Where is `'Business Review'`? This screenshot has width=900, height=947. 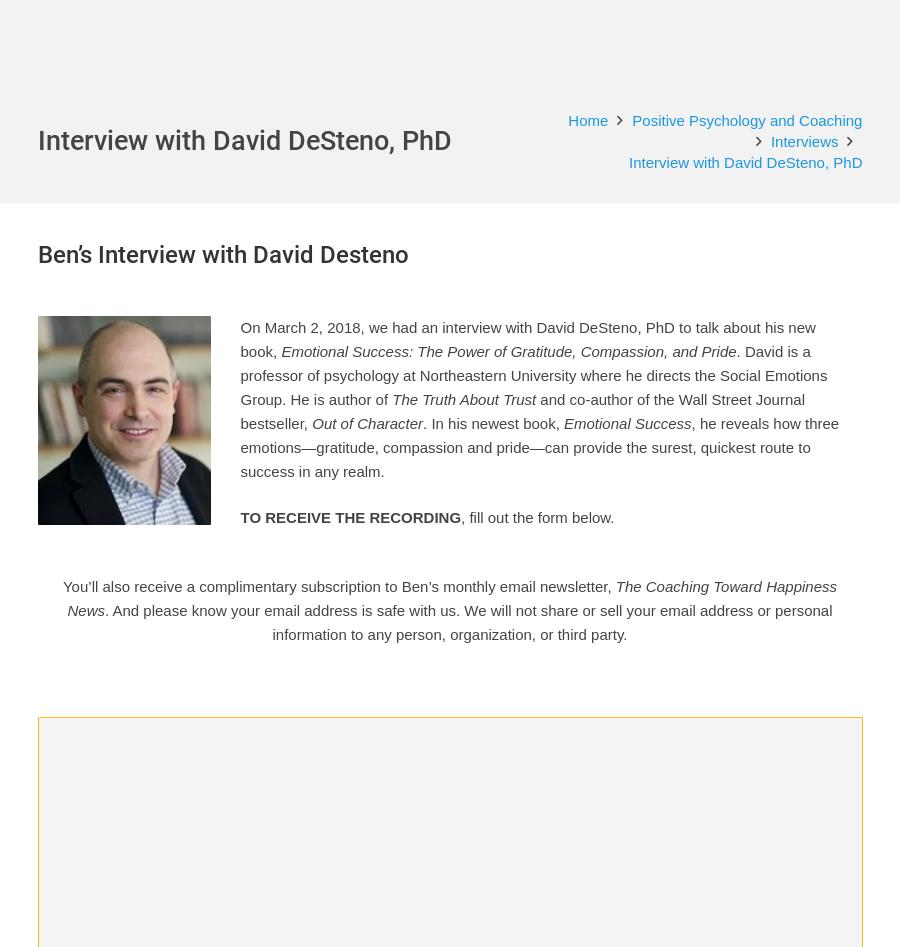
'Business Review' is located at coordinates (108, 739).